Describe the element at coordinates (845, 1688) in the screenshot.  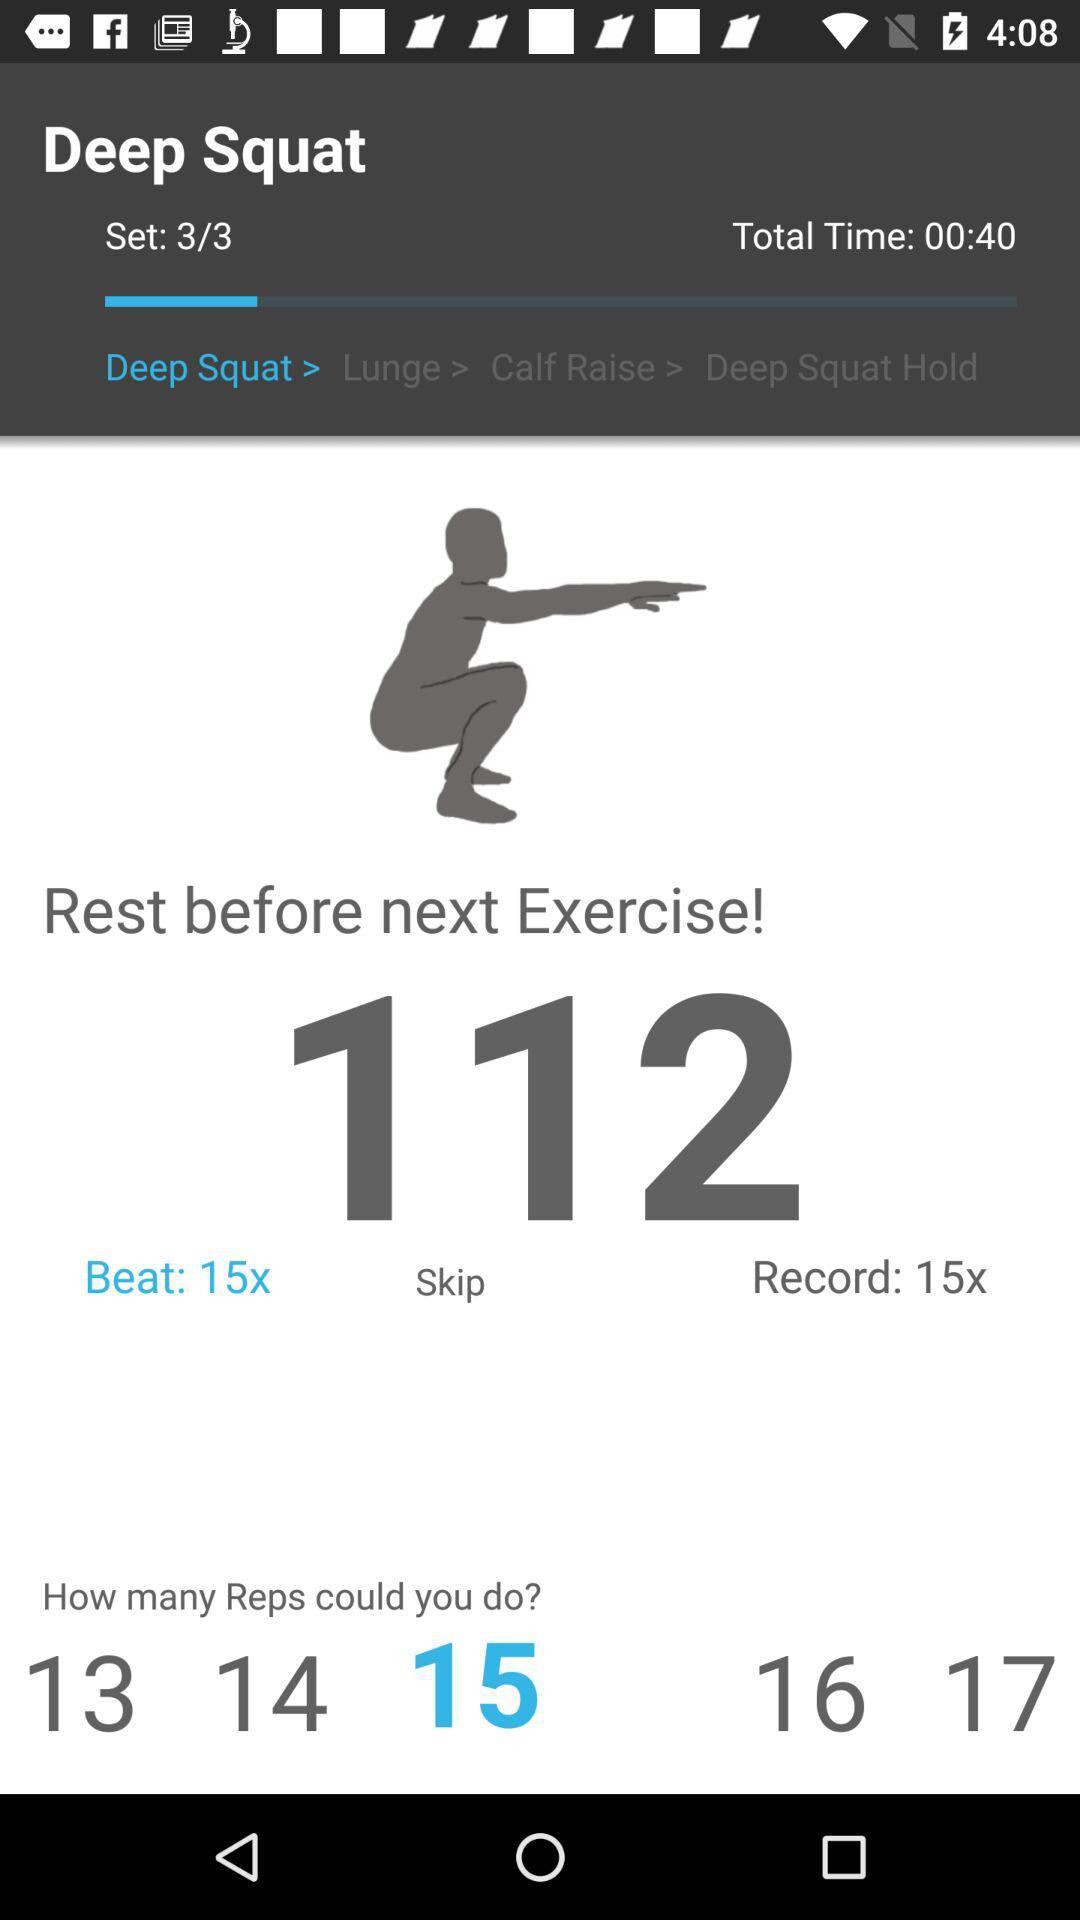
I see `item to the right of 15 item` at that location.